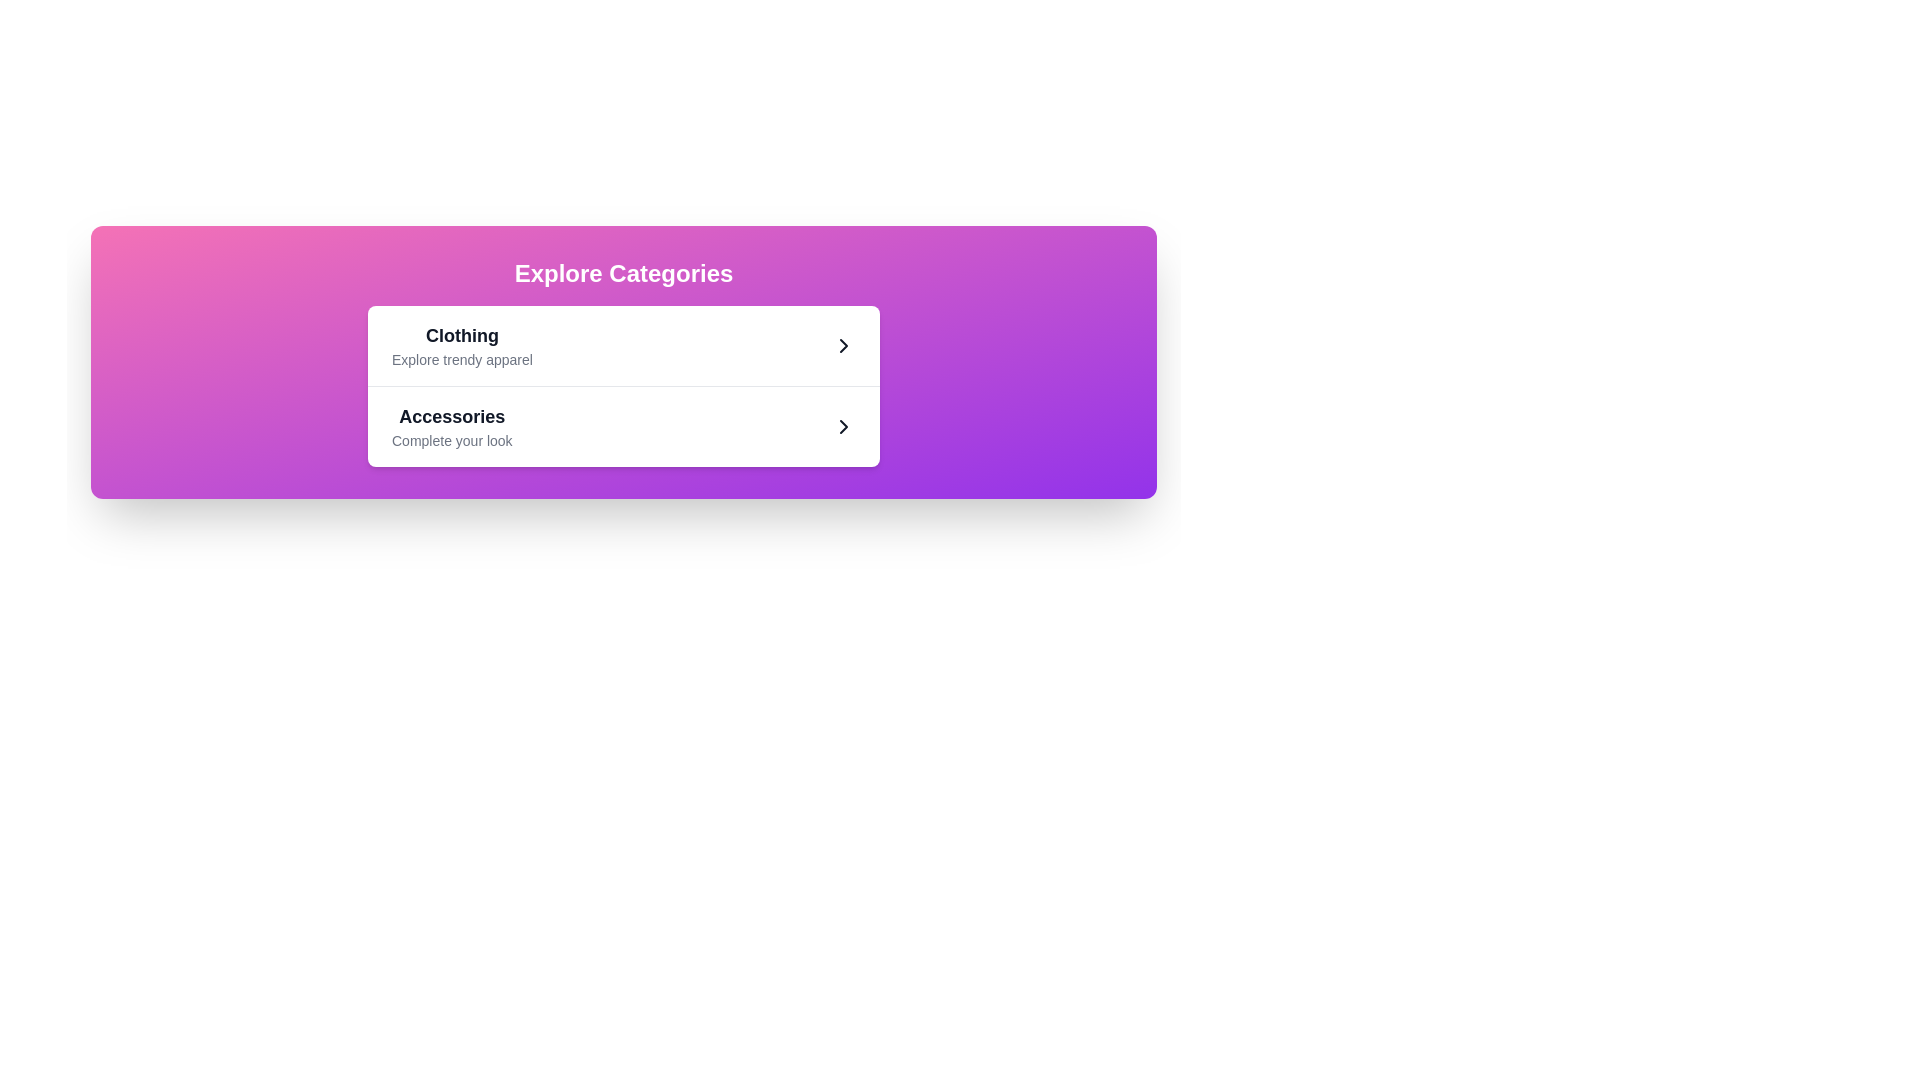 The image size is (1920, 1080). I want to click on the bold text 'Accessories', so click(451, 415).